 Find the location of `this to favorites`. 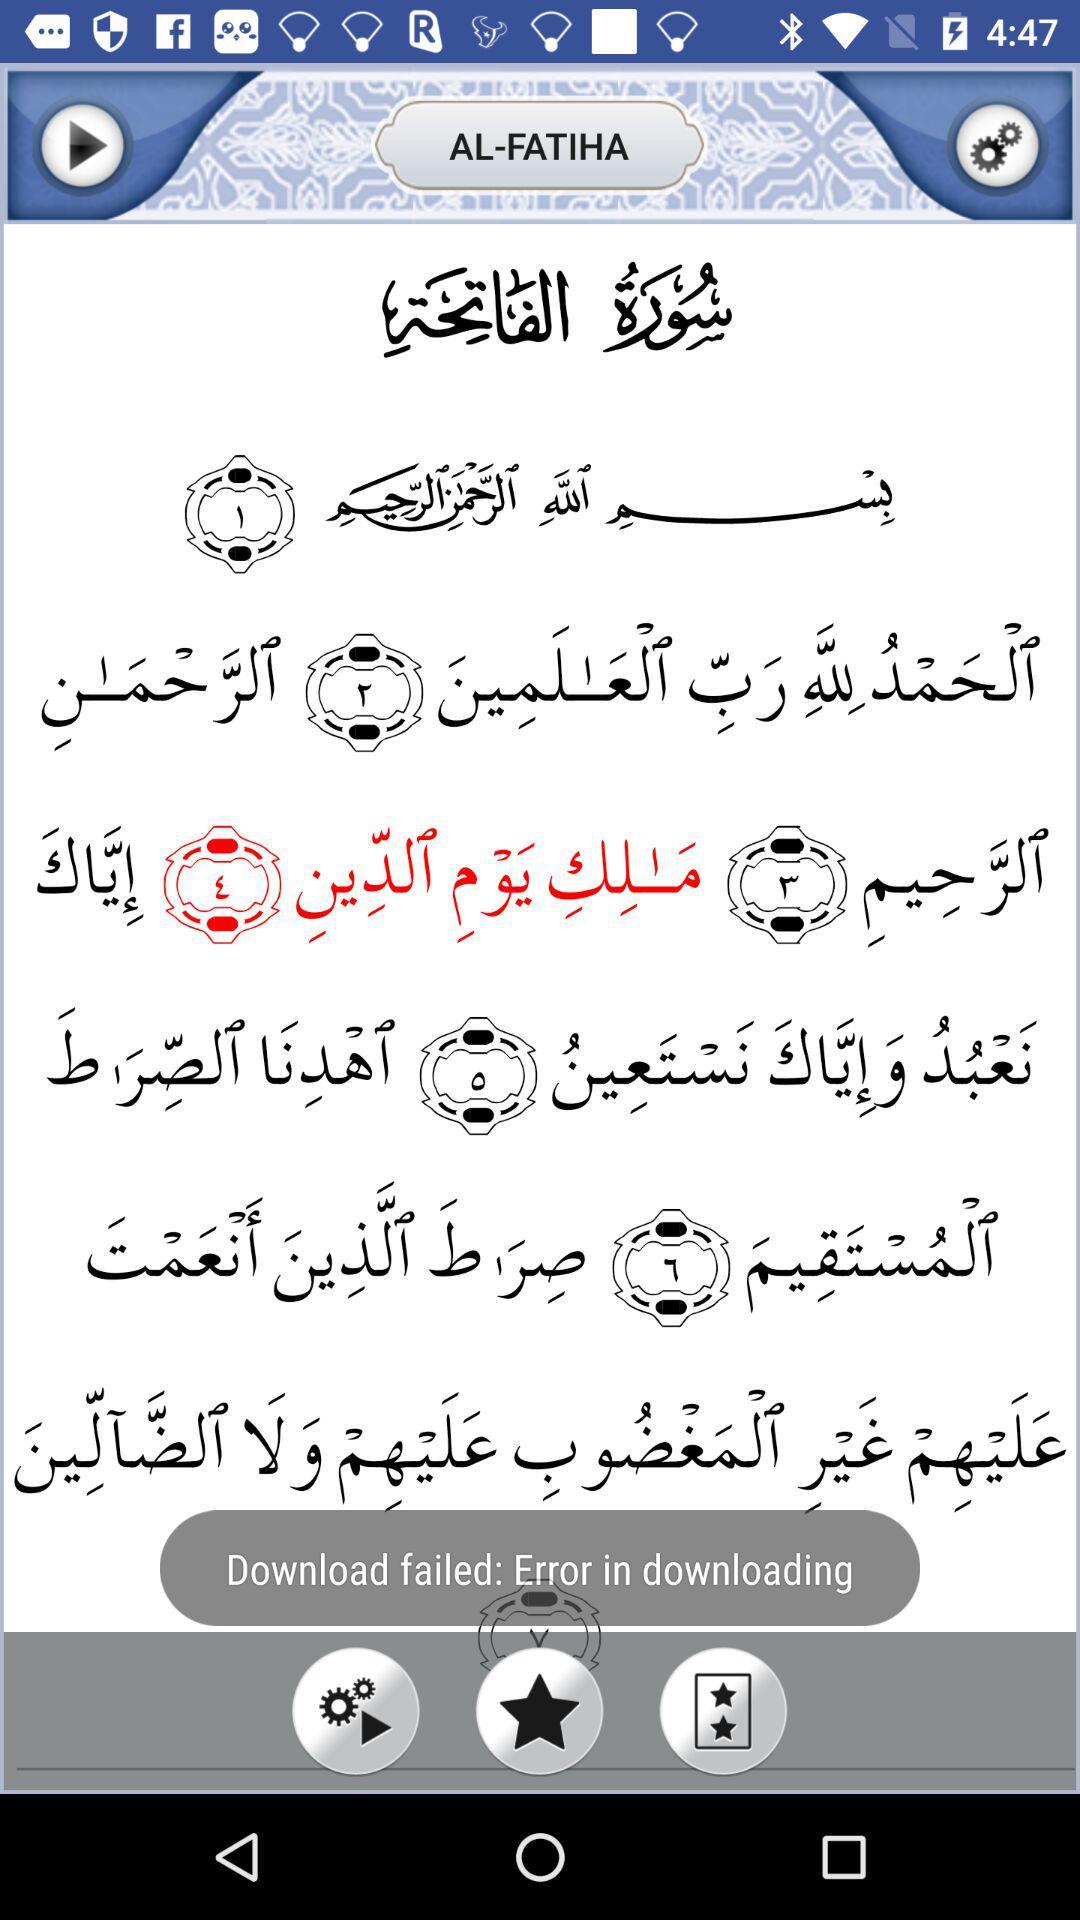

this to favorites is located at coordinates (538, 1710).